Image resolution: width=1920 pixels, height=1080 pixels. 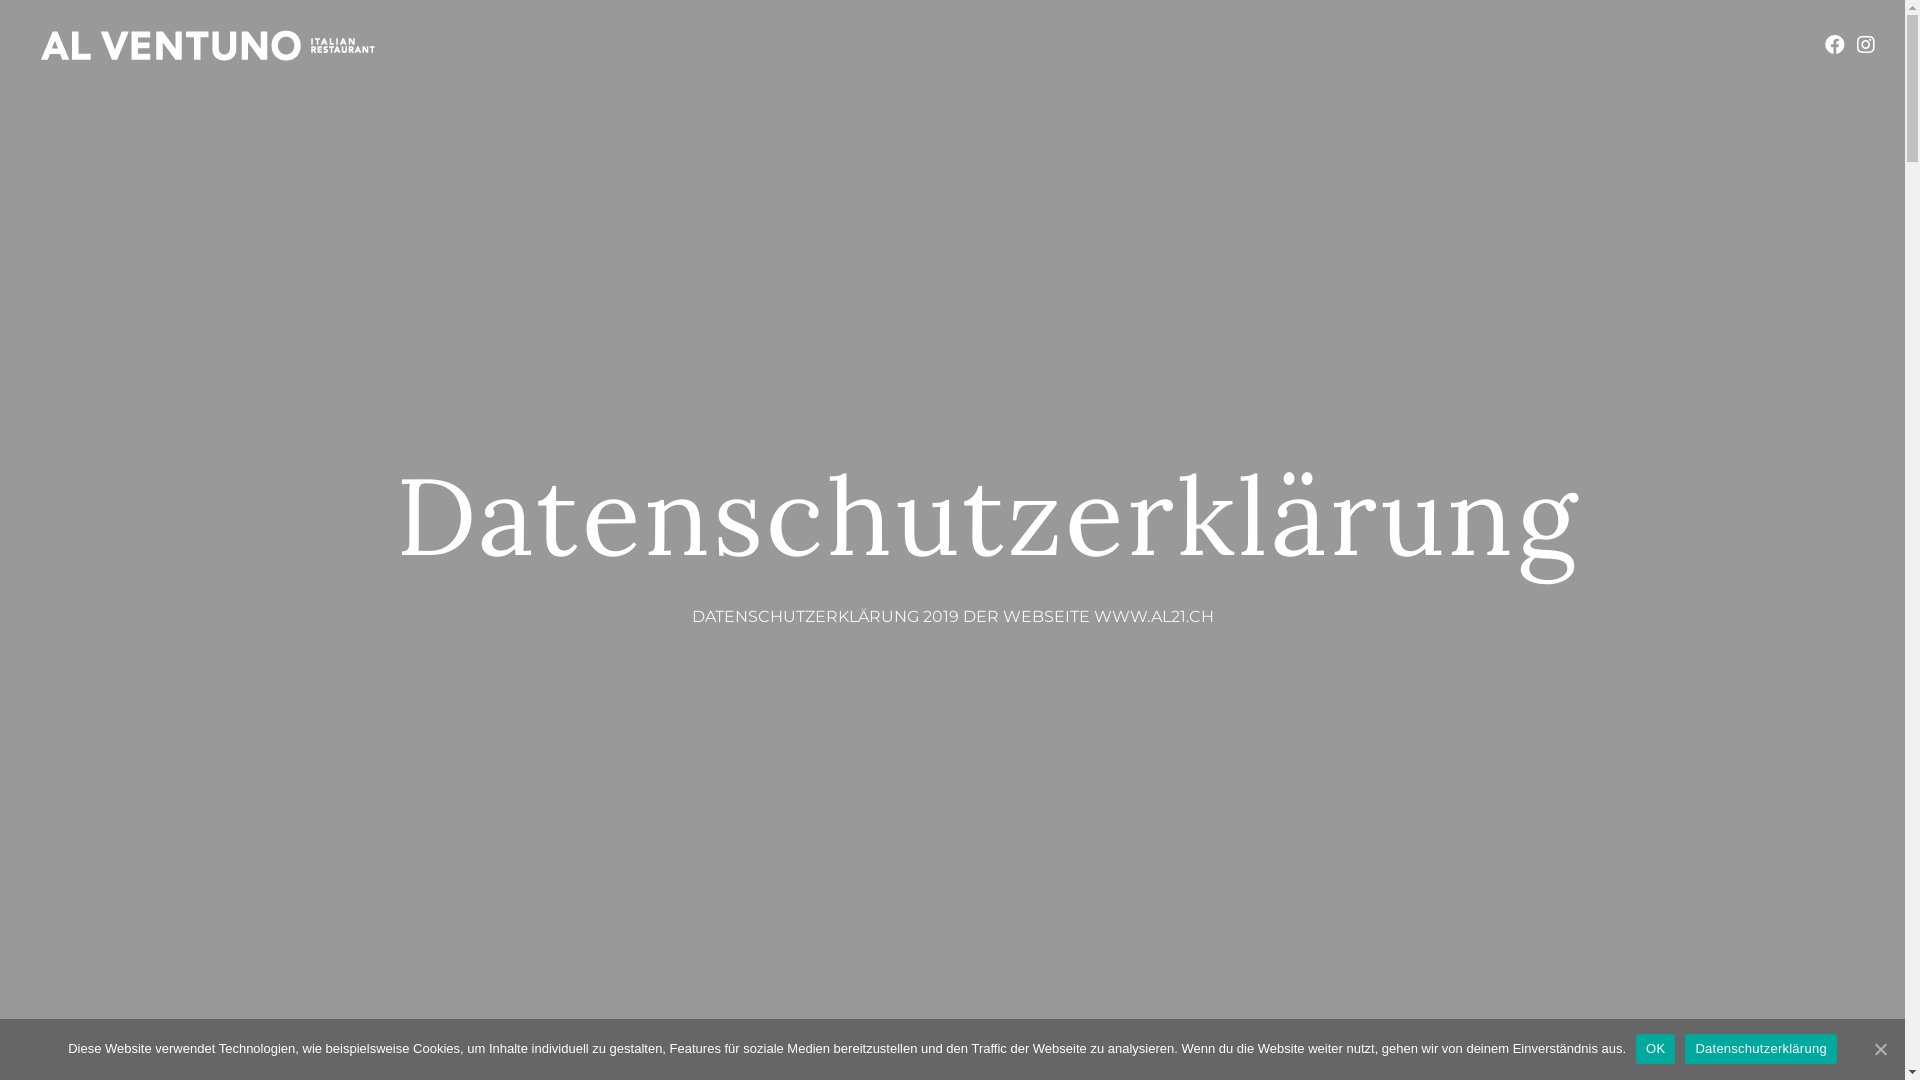 What do you see at coordinates (1655, 1048) in the screenshot?
I see `'OK'` at bounding box center [1655, 1048].